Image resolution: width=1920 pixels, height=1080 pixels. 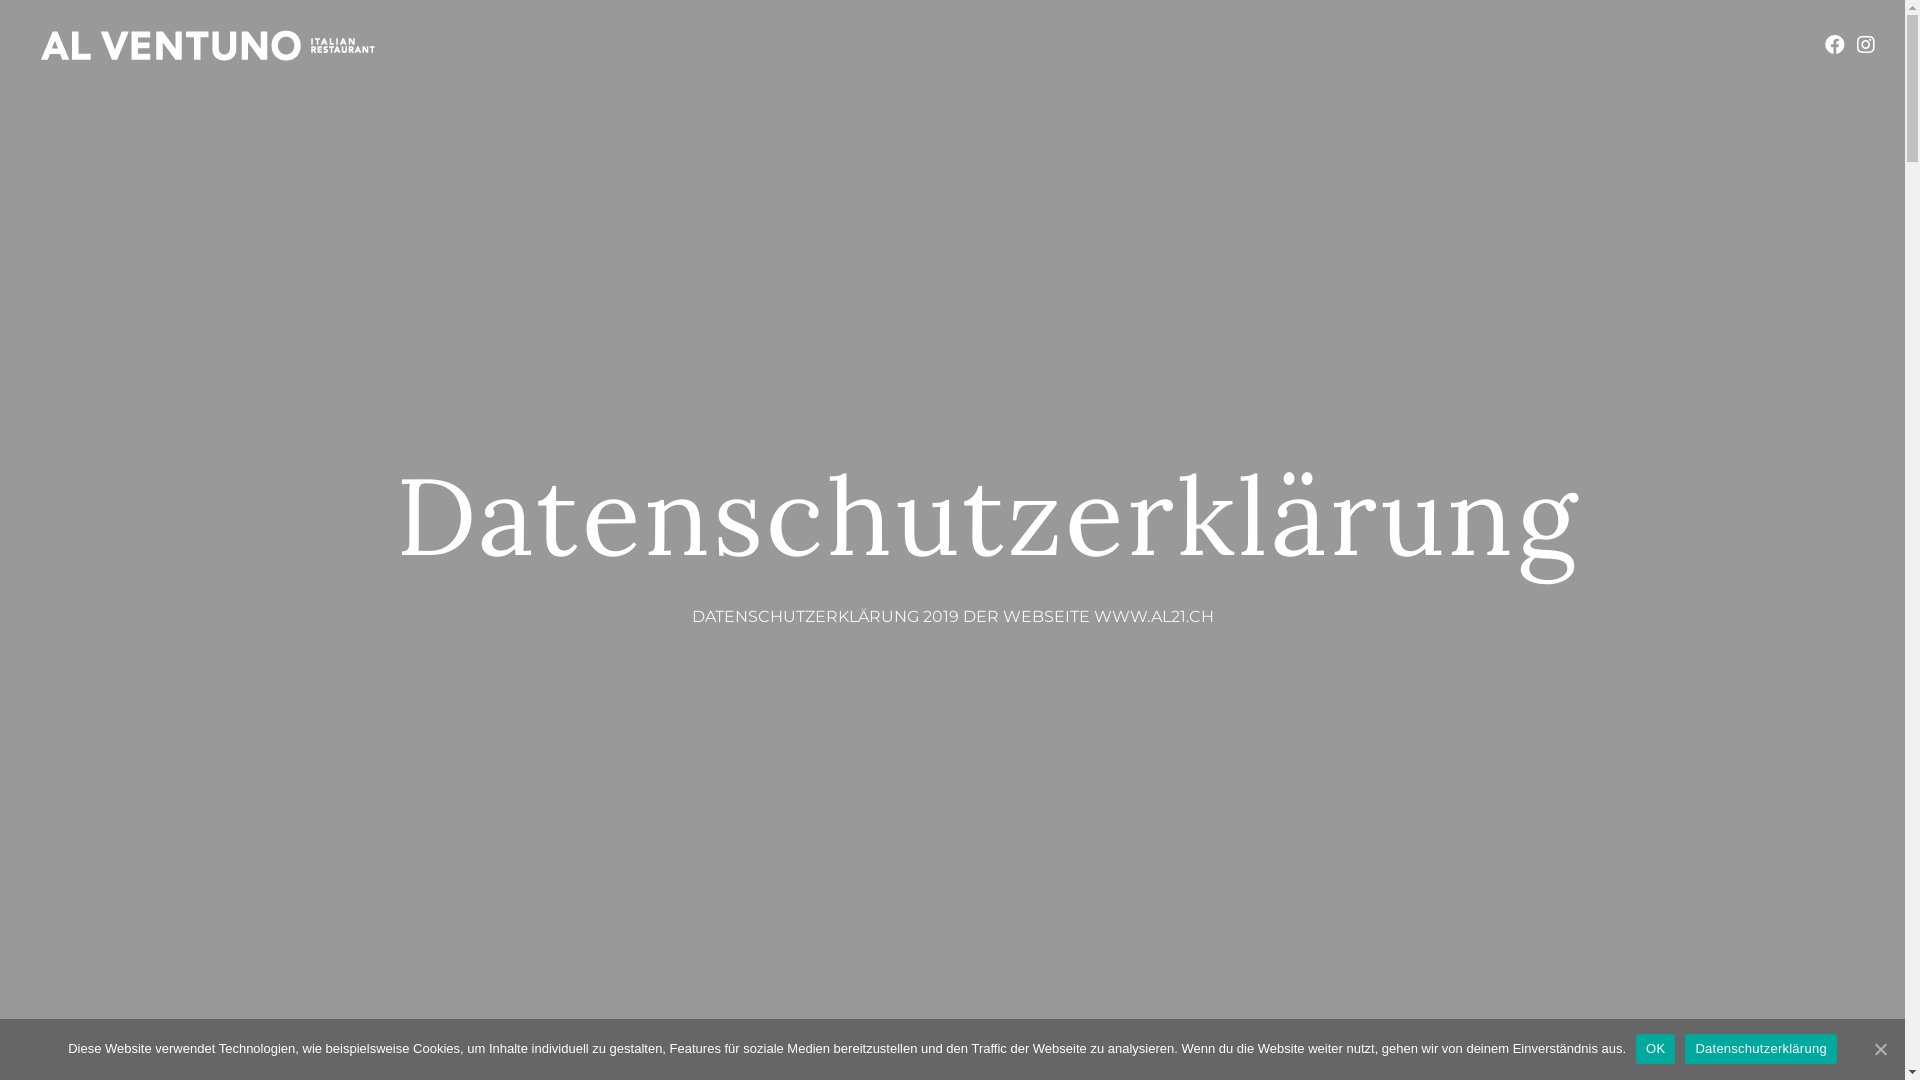 What do you see at coordinates (1655, 1048) in the screenshot?
I see `'OK'` at bounding box center [1655, 1048].